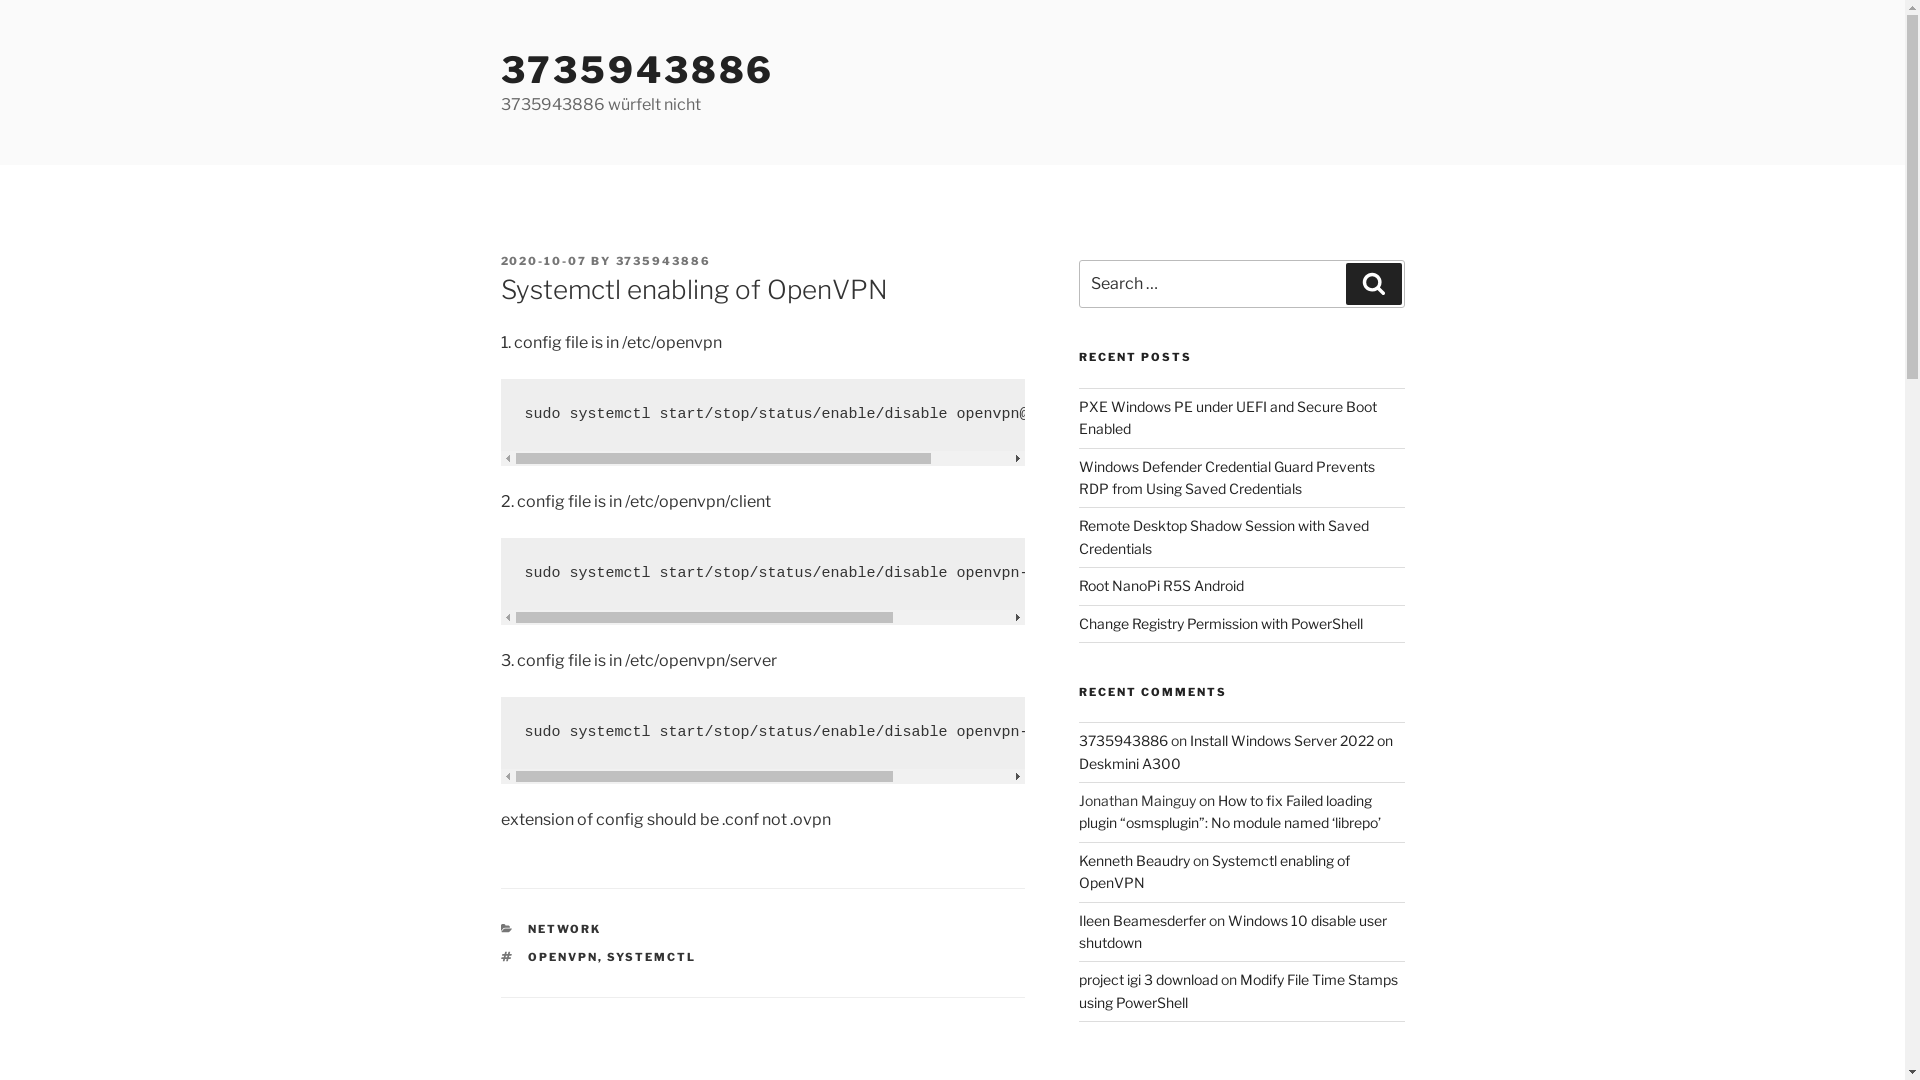  Describe the element at coordinates (1219, 621) in the screenshot. I see `'Change Registry Permission with PowerShell'` at that location.